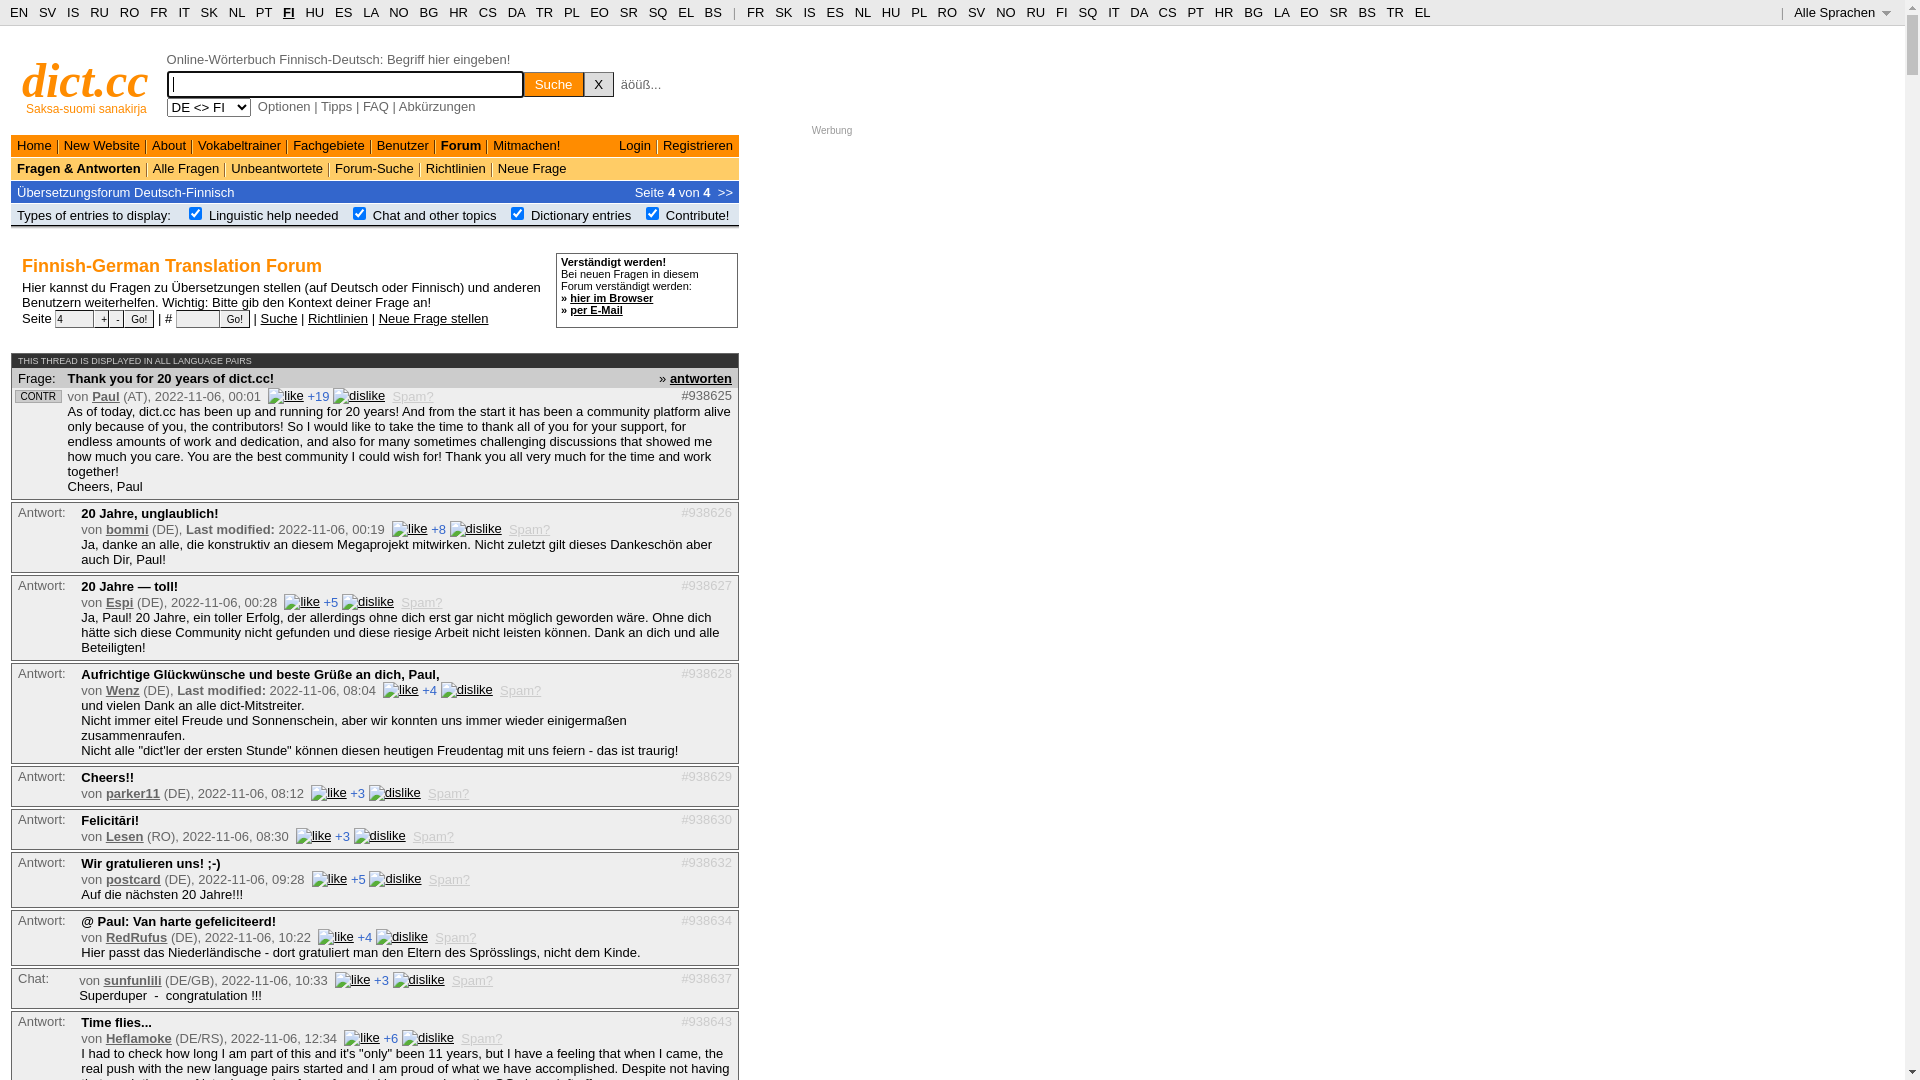  What do you see at coordinates (402, 144) in the screenshot?
I see `'Benutzer'` at bounding box center [402, 144].